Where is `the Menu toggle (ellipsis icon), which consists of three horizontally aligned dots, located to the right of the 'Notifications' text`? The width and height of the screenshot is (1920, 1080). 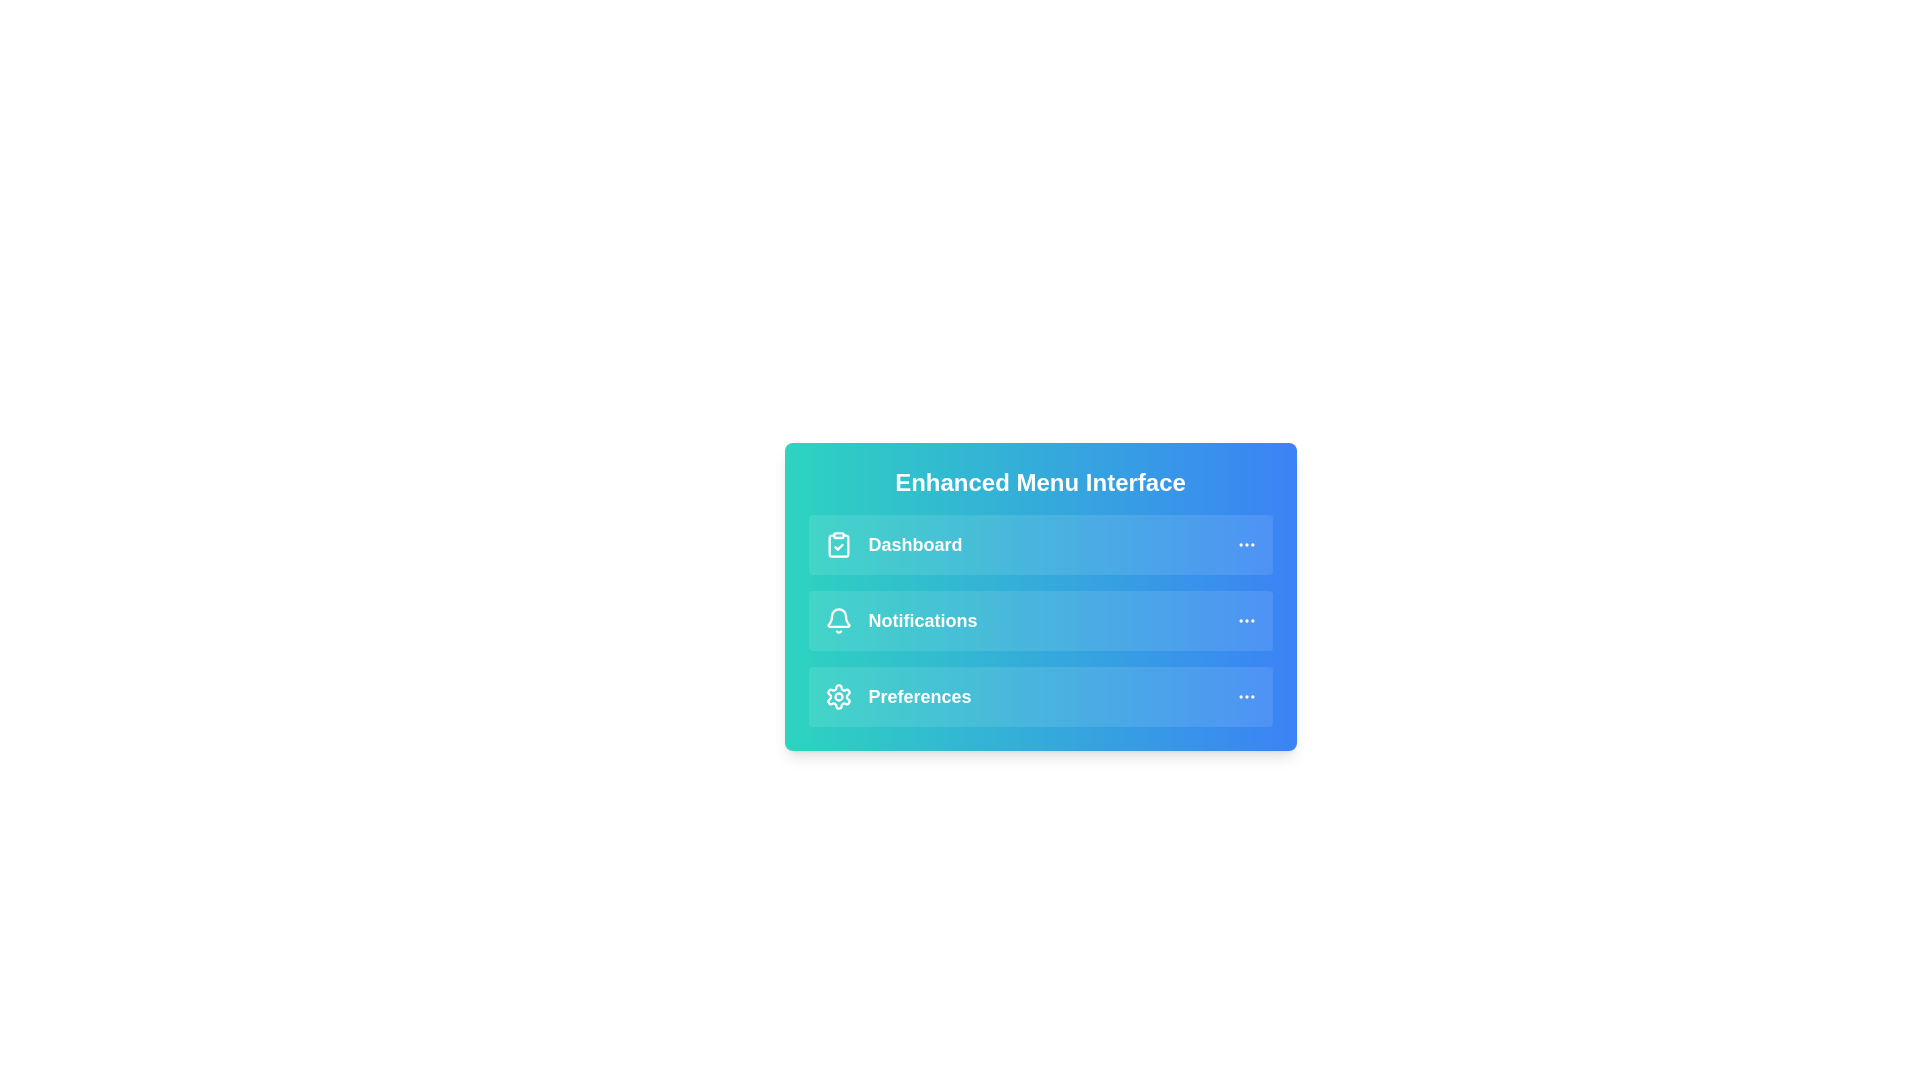 the Menu toggle (ellipsis icon), which consists of three horizontally aligned dots, located to the right of the 'Notifications' text is located at coordinates (1245, 620).